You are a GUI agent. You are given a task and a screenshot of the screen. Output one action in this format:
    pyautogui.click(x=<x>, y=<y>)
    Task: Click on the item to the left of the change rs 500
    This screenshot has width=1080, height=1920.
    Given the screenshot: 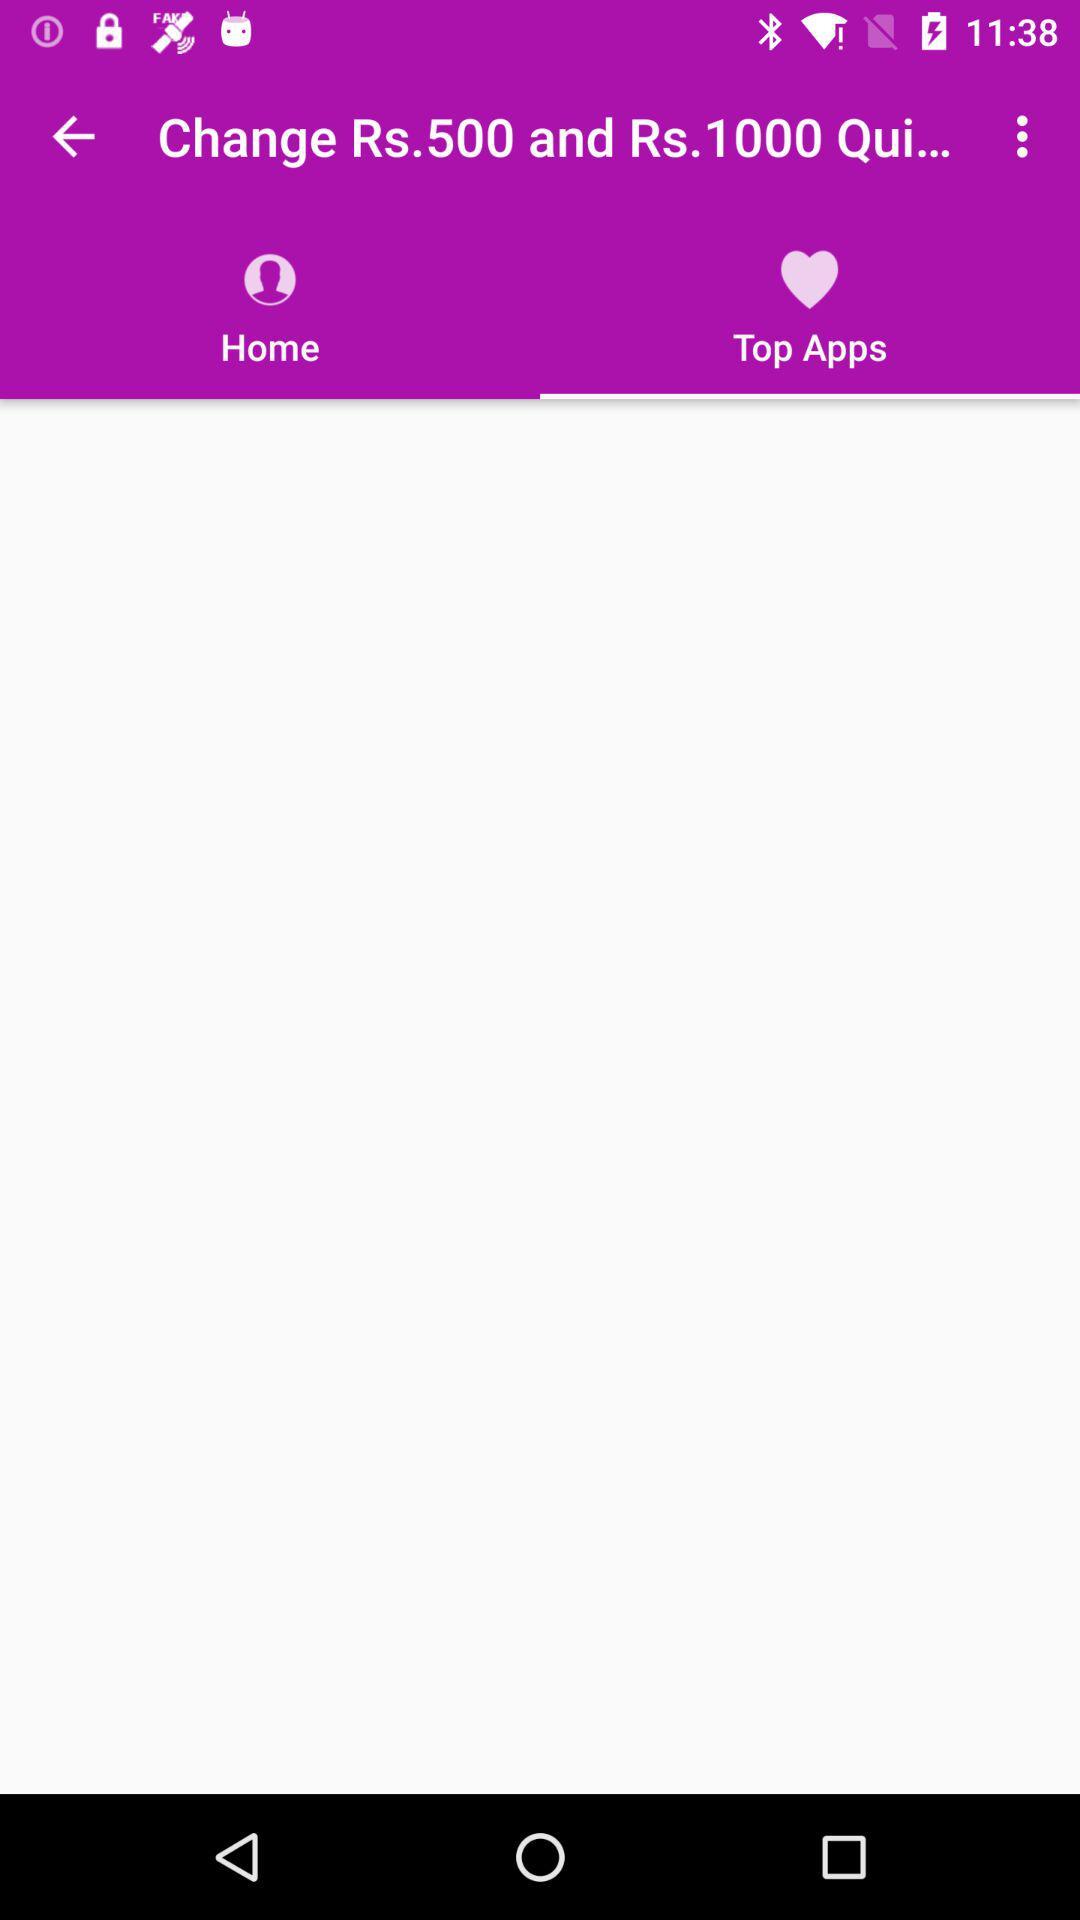 What is the action you would take?
    pyautogui.click(x=72, y=135)
    